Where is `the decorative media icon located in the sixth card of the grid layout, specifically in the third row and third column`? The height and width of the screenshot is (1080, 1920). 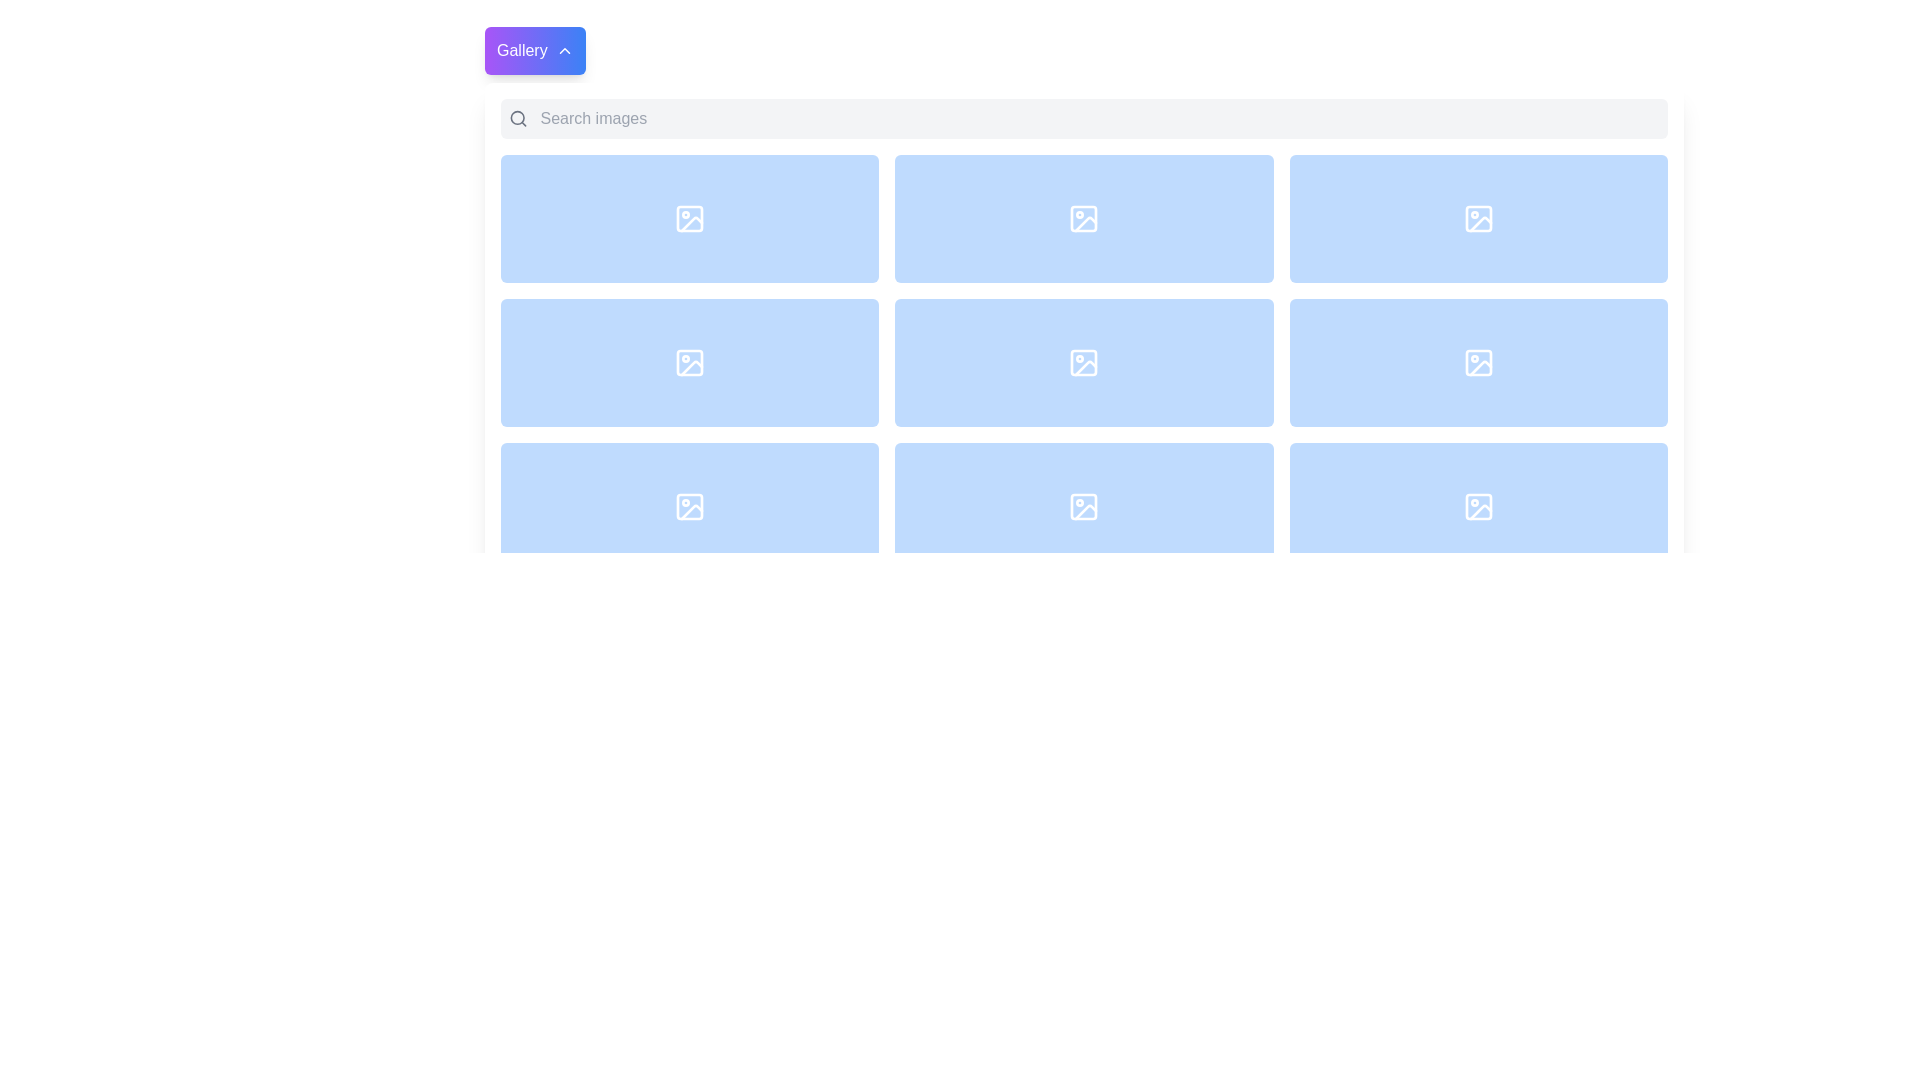 the decorative media icon located in the sixth card of the grid layout, specifically in the third row and third column is located at coordinates (1083, 505).